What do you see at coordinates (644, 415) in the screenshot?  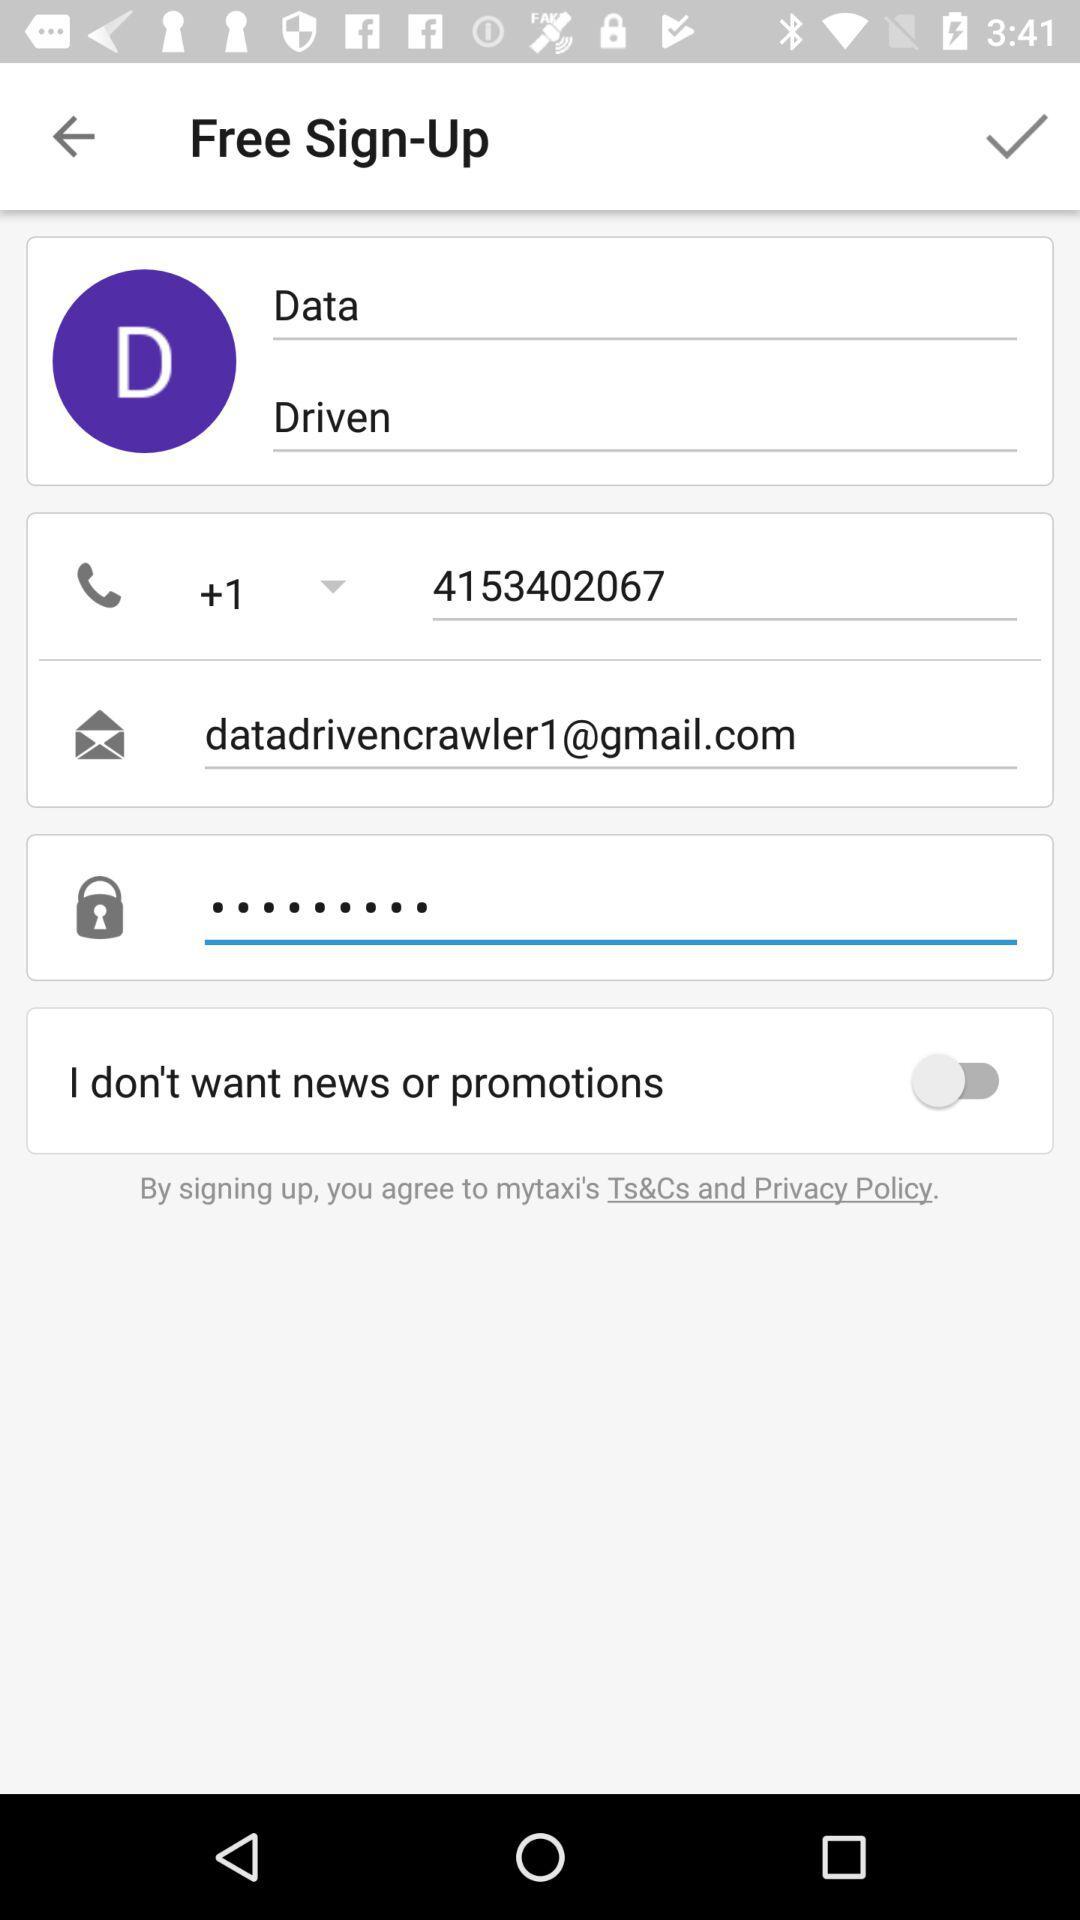 I see `icon above 4153402067 icon` at bounding box center [644, 415].